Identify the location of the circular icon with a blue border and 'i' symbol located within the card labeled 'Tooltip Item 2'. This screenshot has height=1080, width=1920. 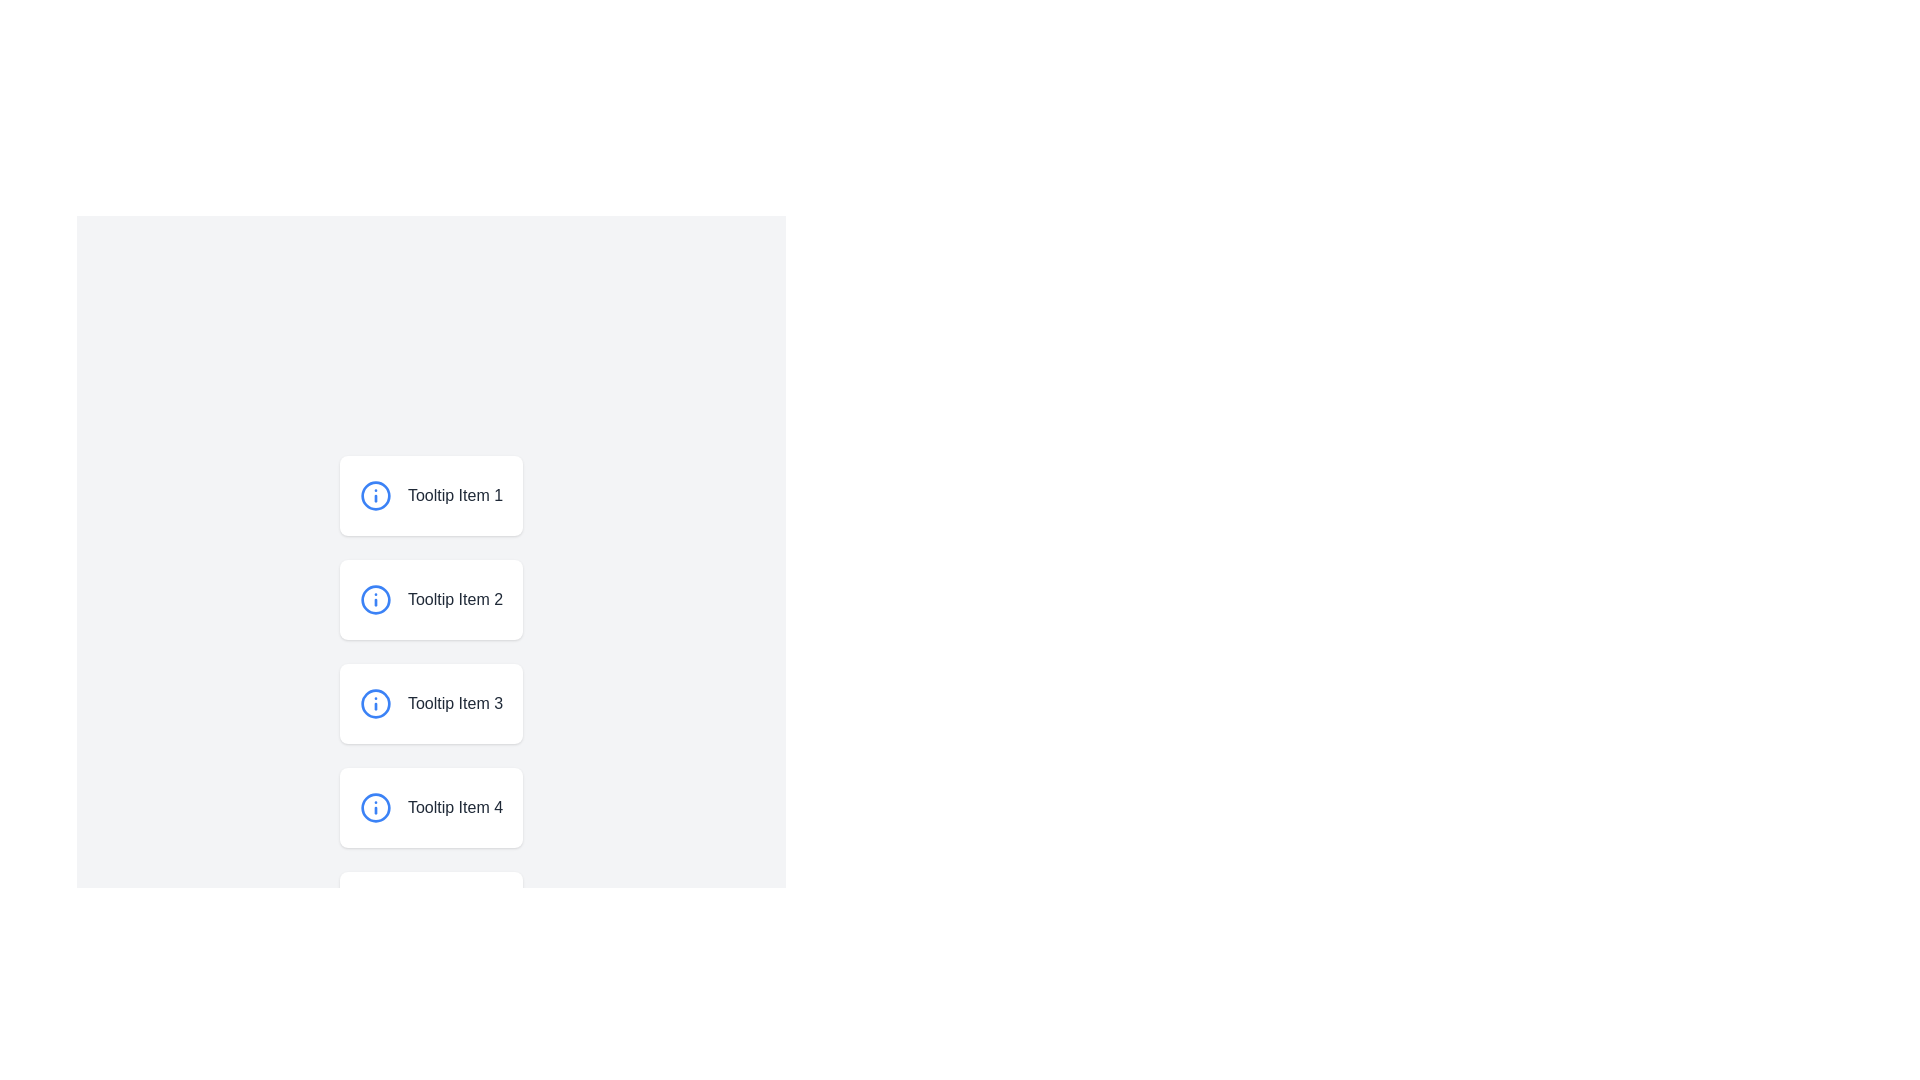
(375, 599).